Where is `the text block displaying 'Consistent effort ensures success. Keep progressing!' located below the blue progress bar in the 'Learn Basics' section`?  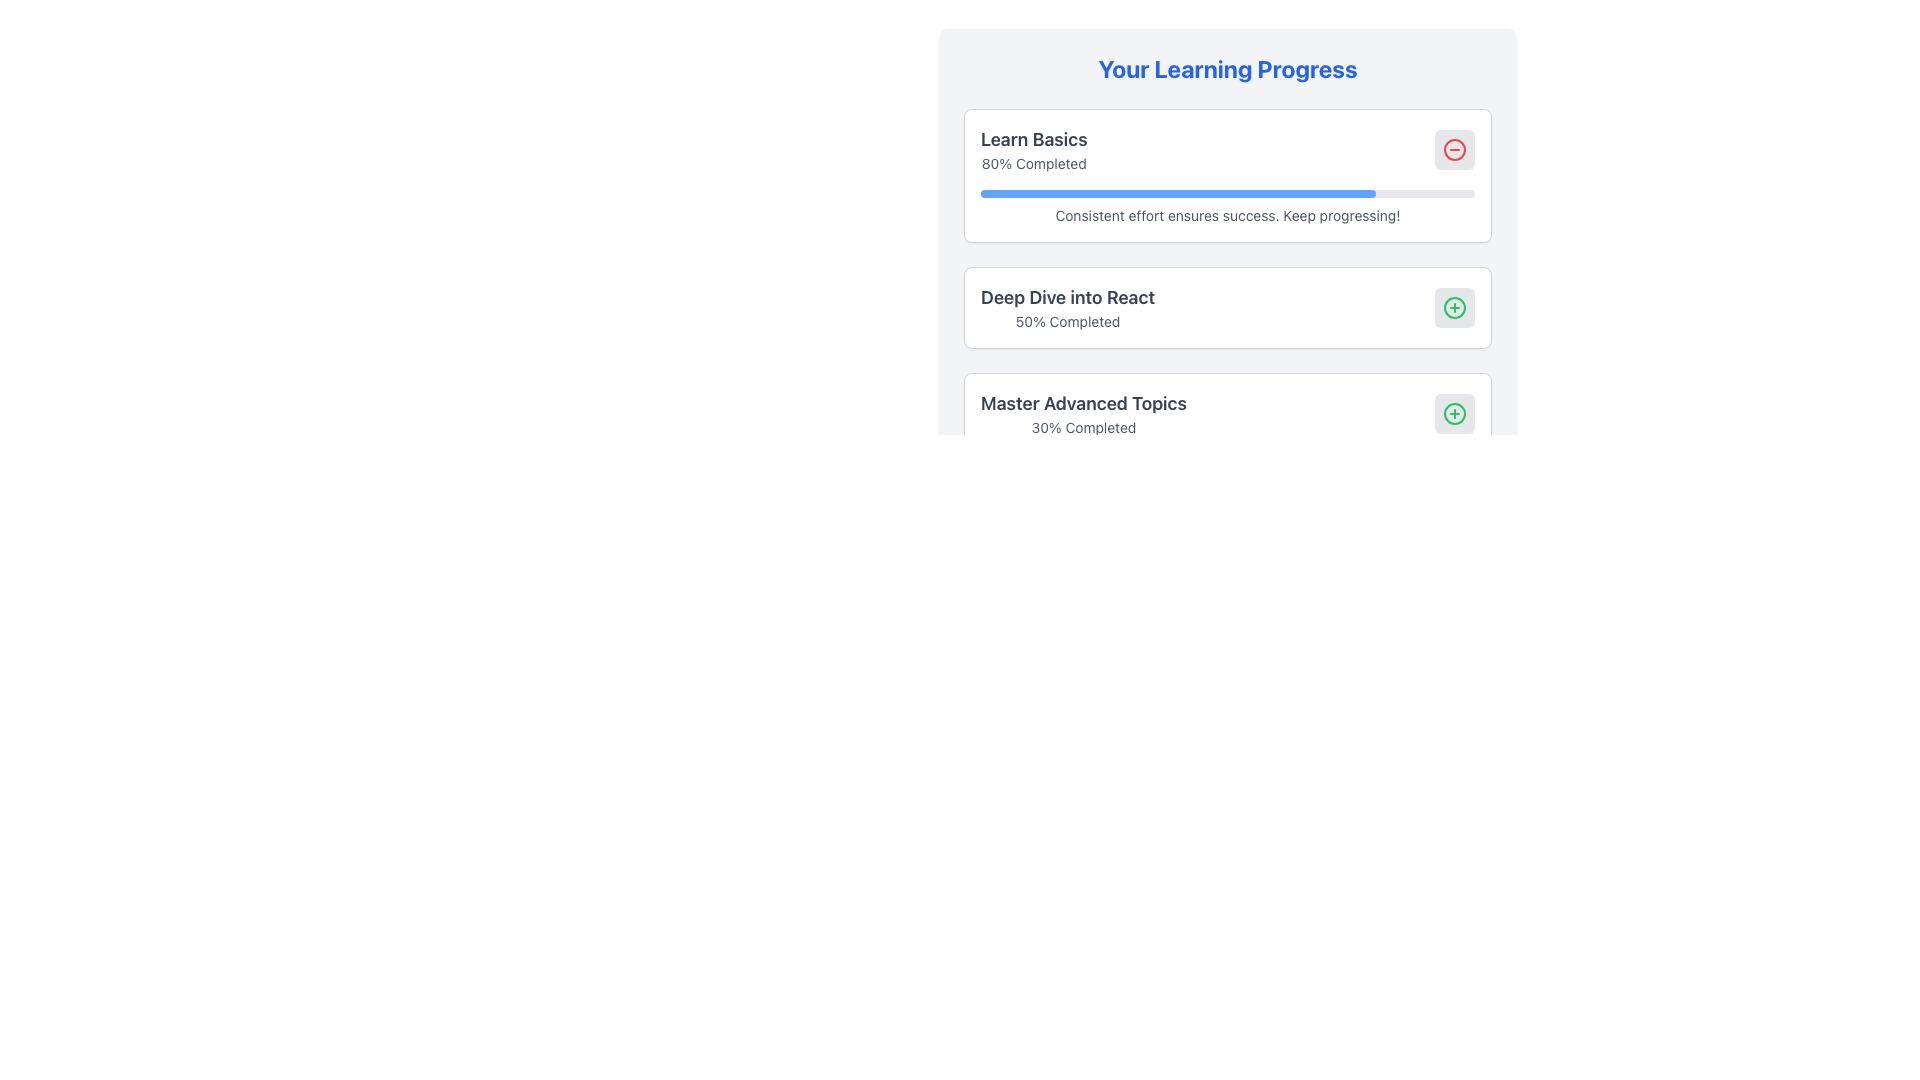 the text block displaying 'Consistent effort ensures success. Keep progressing!' located below the blue progress bar in the 'Learn Basics' section is located at coordinates (1227, 208).